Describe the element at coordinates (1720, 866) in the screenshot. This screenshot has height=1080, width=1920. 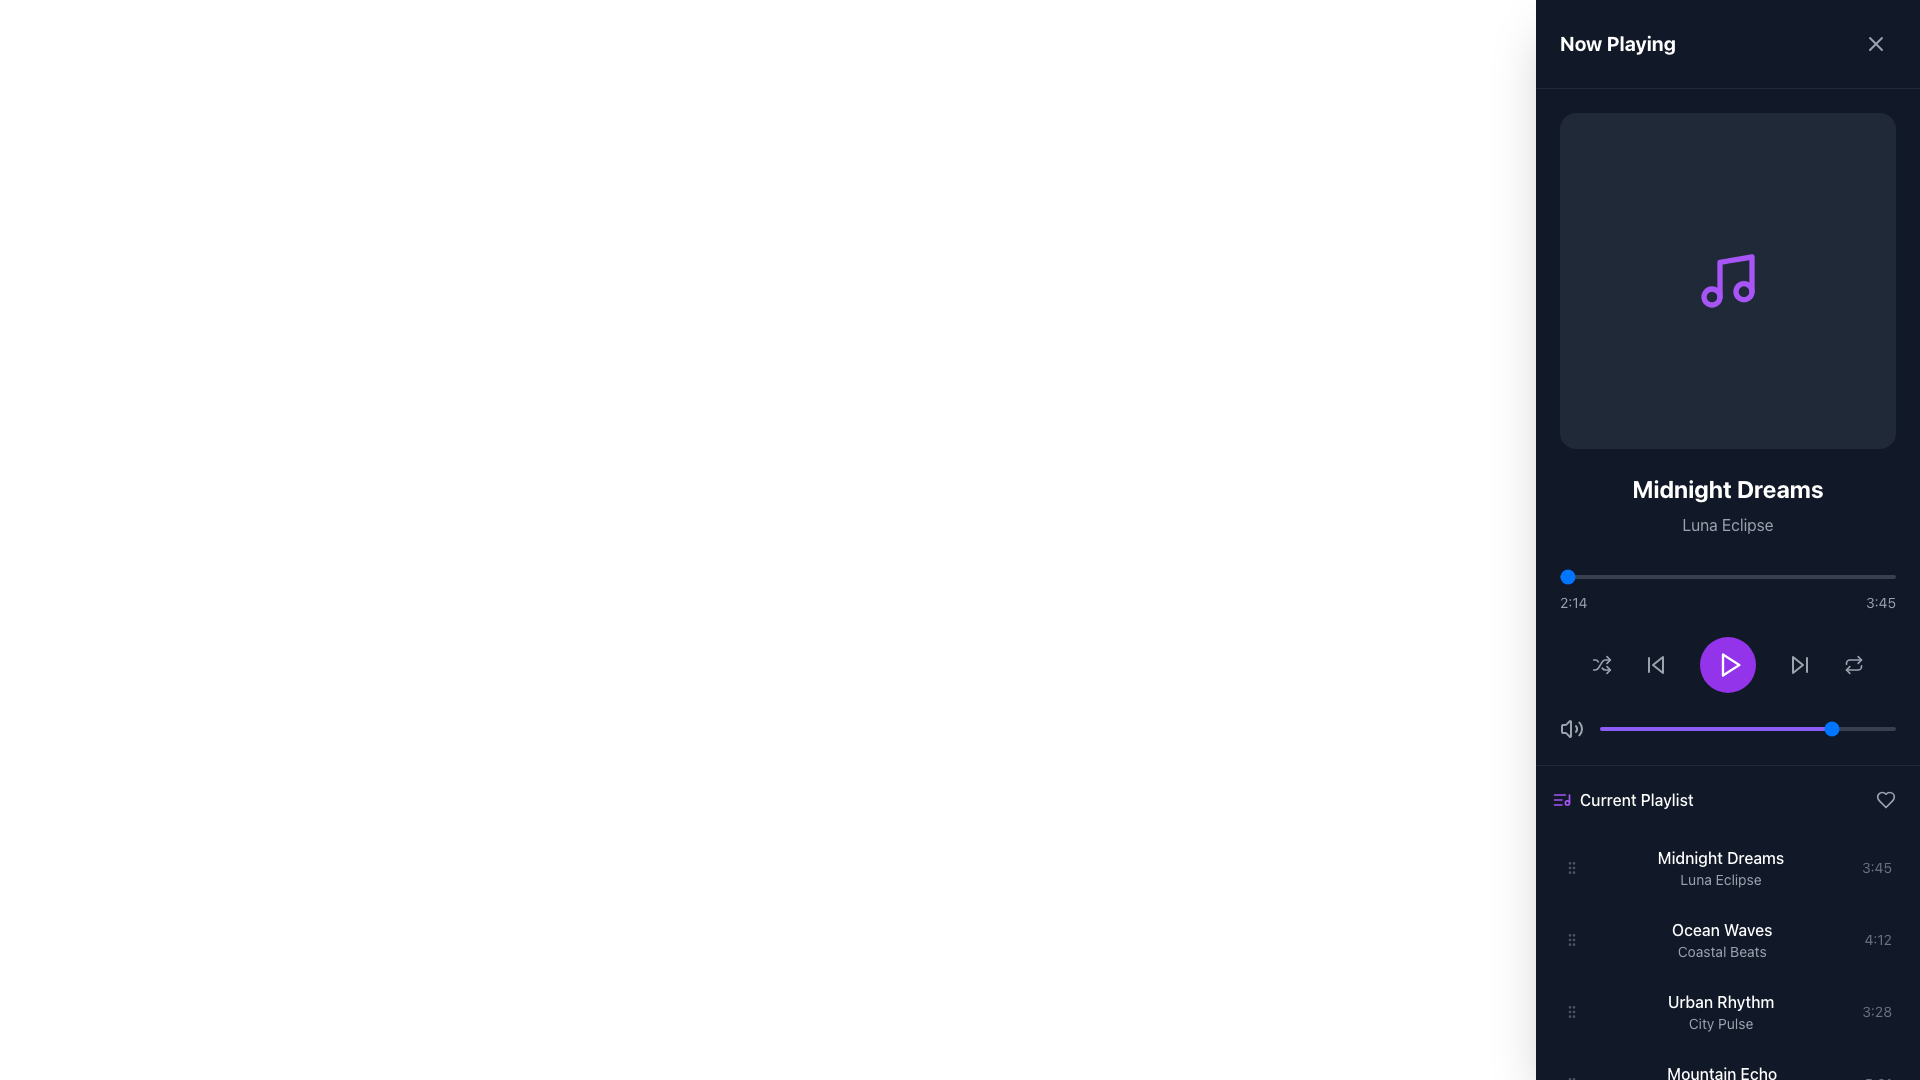
I see `the Text Display element that provides the title and subtitle of the first song in the 'Current Playlist', positioned above 'Ocean Waves'` at that location.